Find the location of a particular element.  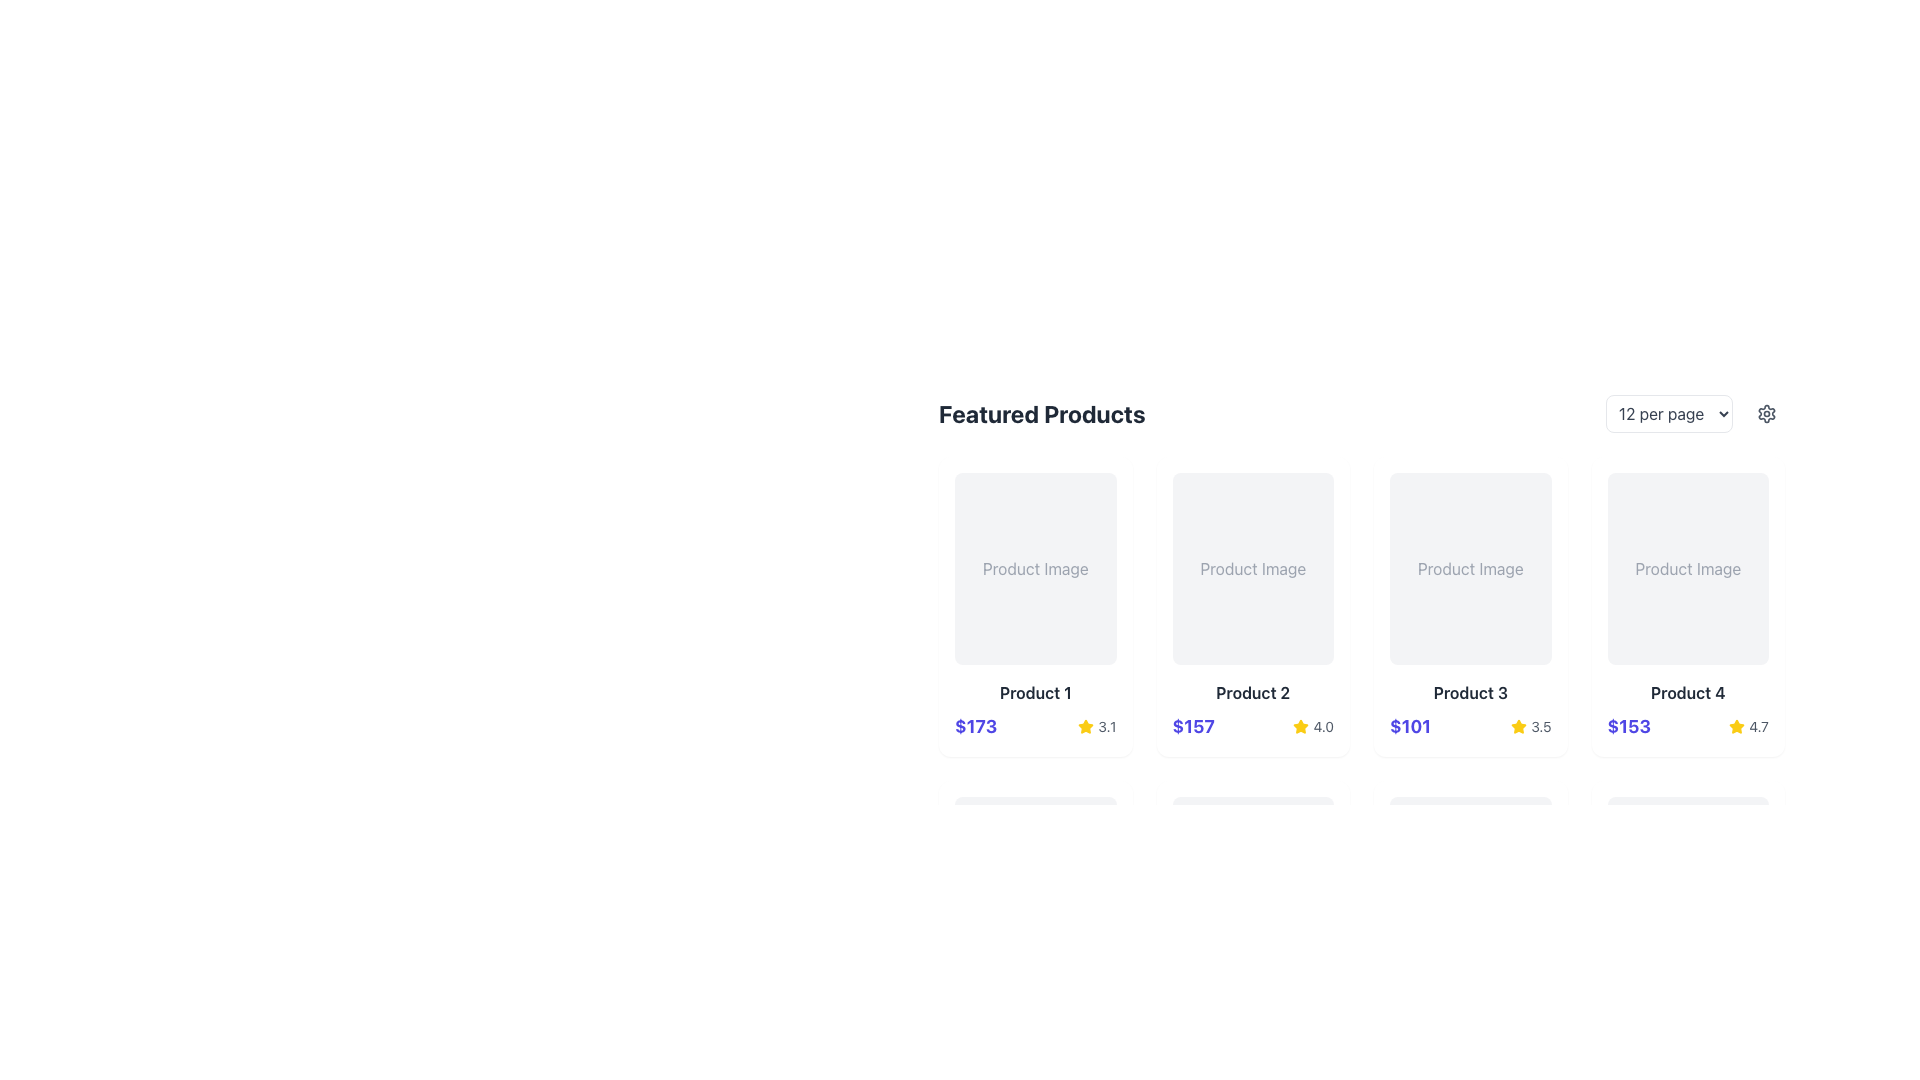

the price text label of the fourth product located below the 'Product 4' label is located at coordinates (1629, 726).